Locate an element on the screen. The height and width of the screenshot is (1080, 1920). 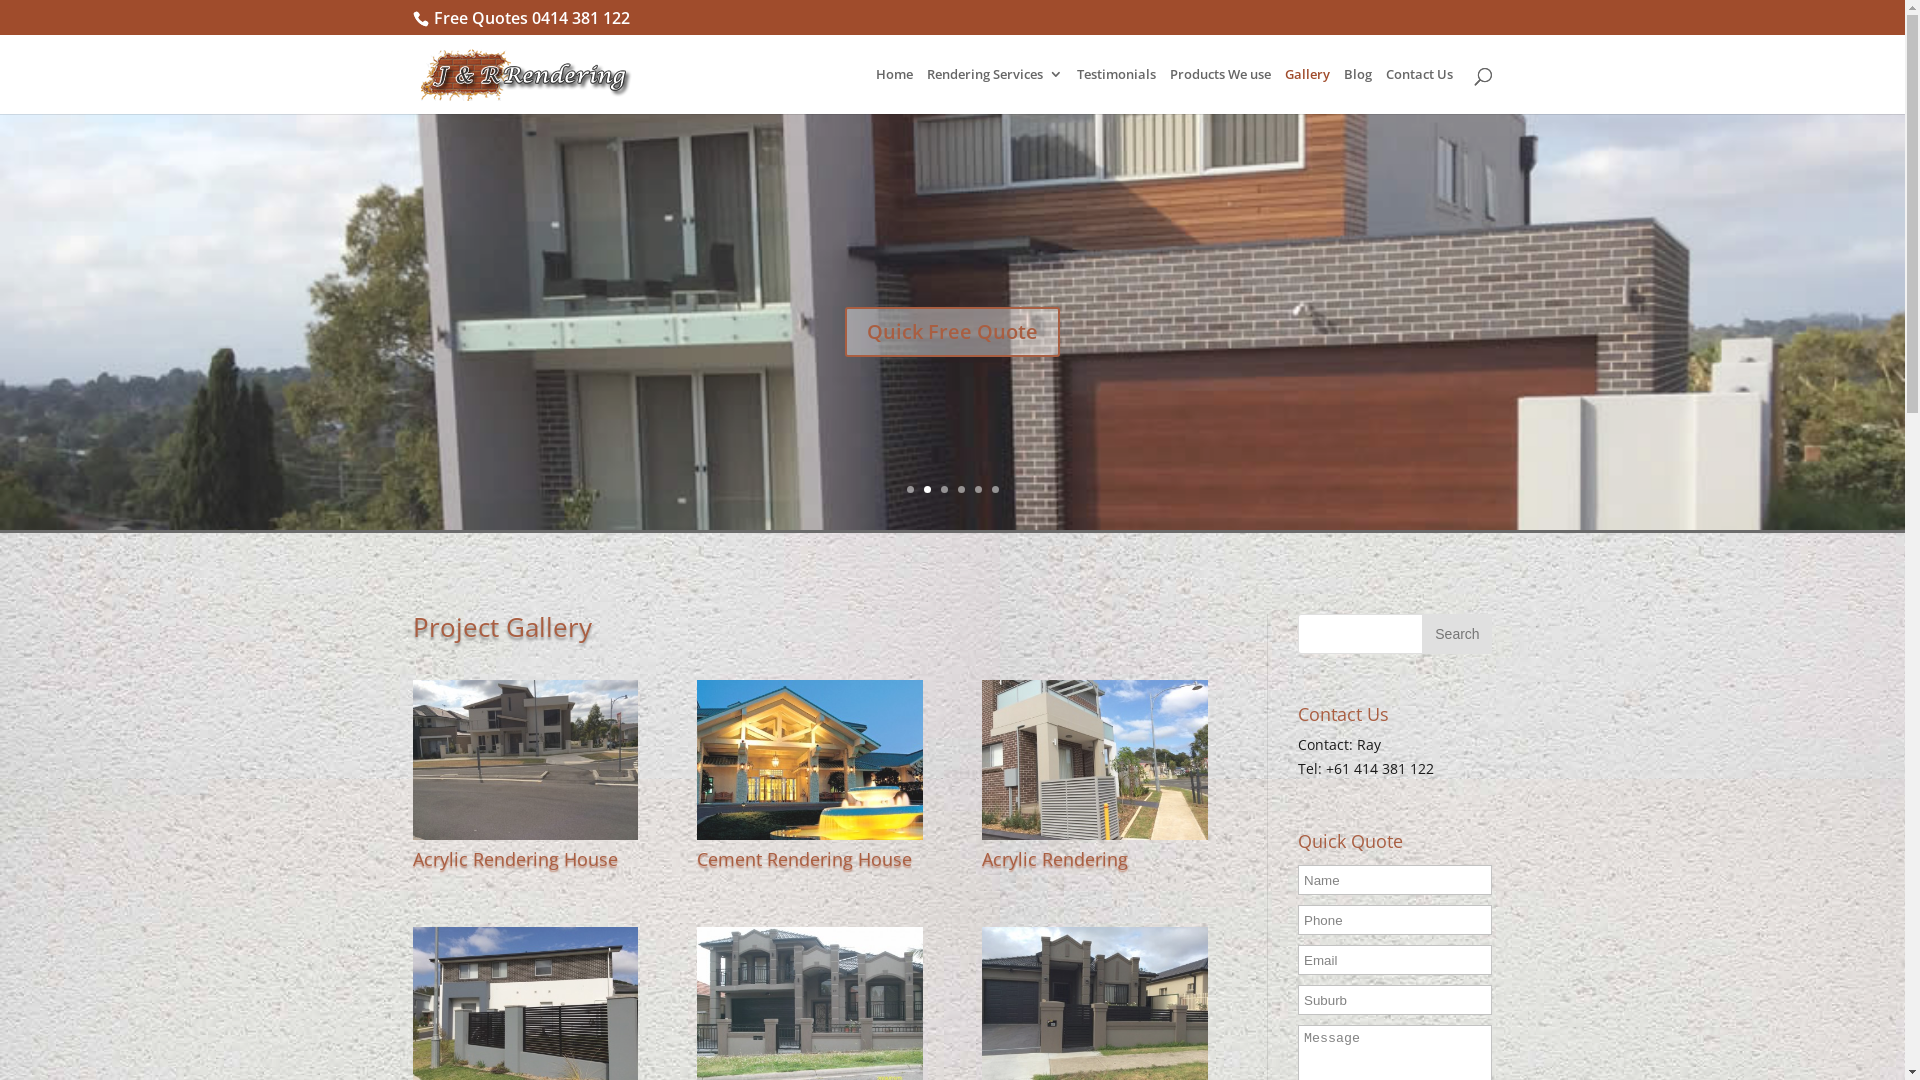
'Free Quotes 0414 381 122' is located at coordinates (532, 18).